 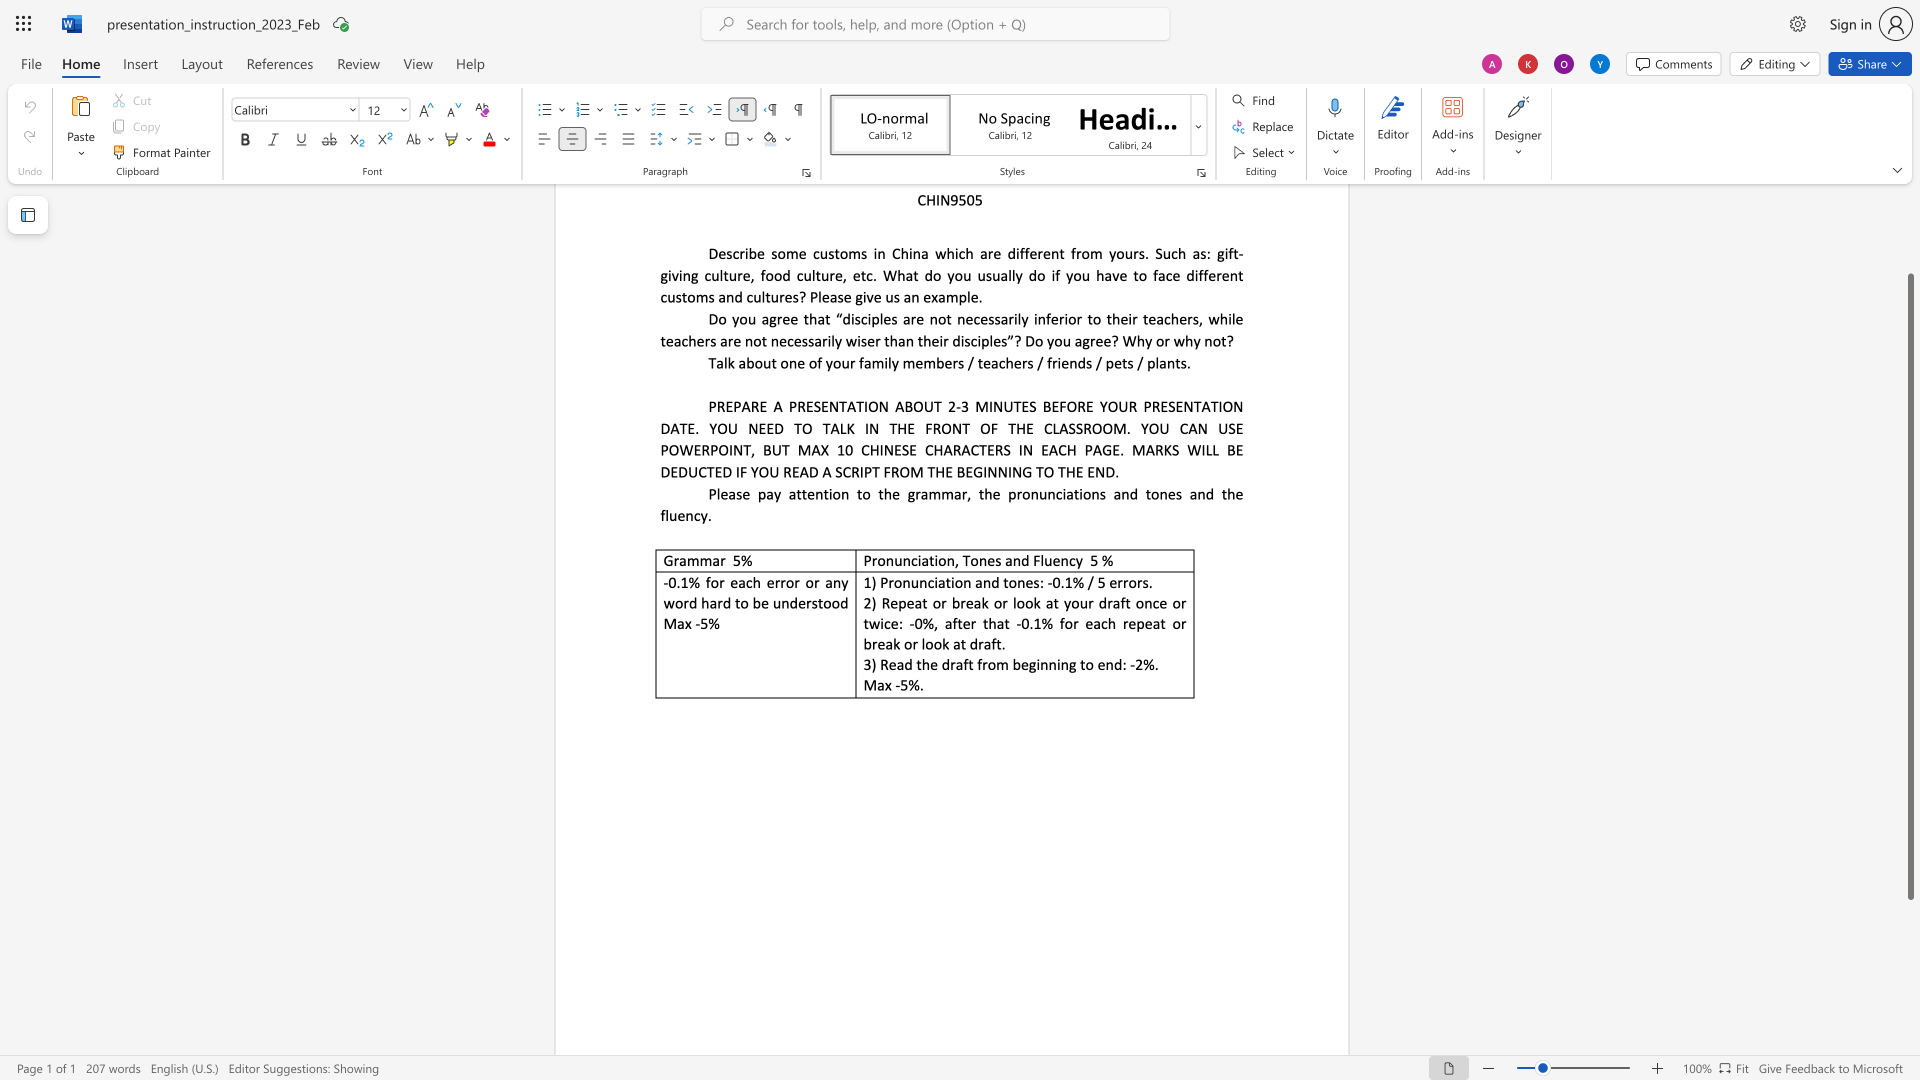 I want to click on the scrollbar to move the view up, so click(x=1909, y=249).